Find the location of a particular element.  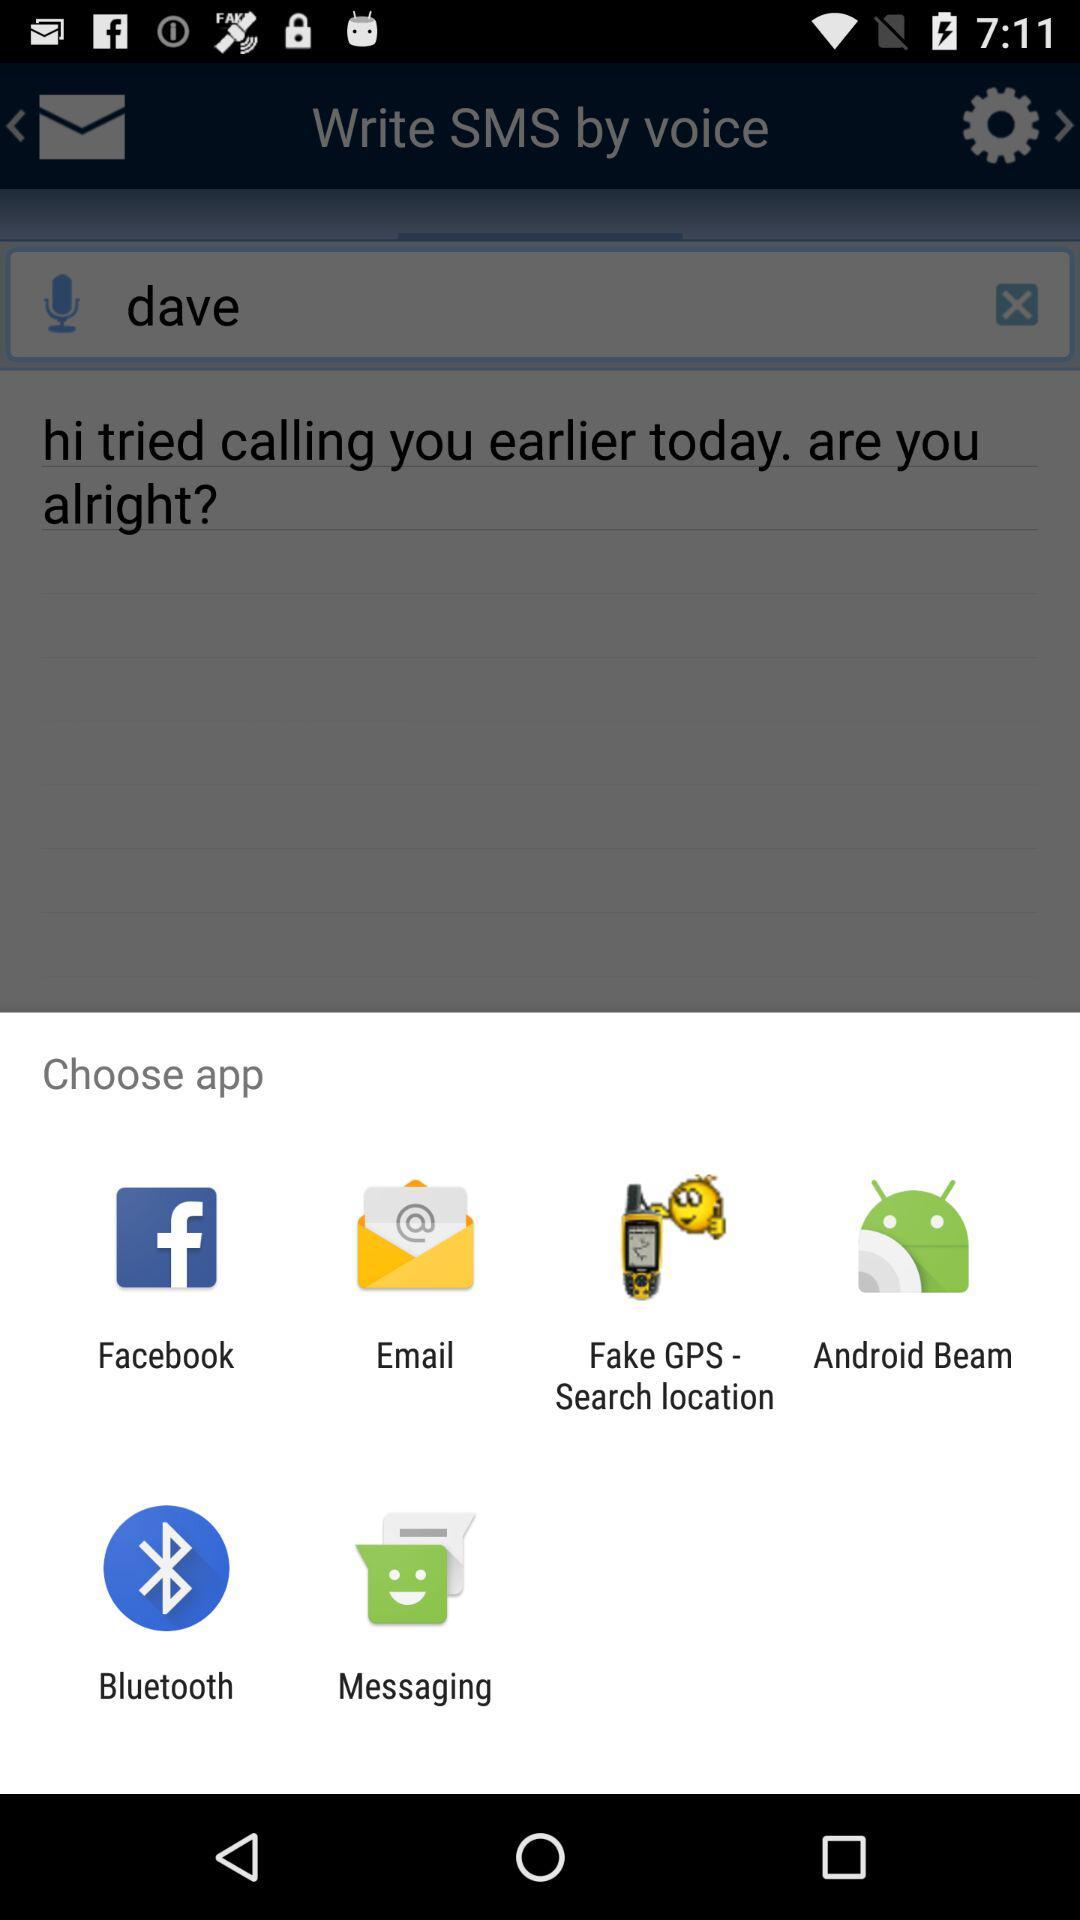

app next to bluetooth is located at coordinates (414, 1705).